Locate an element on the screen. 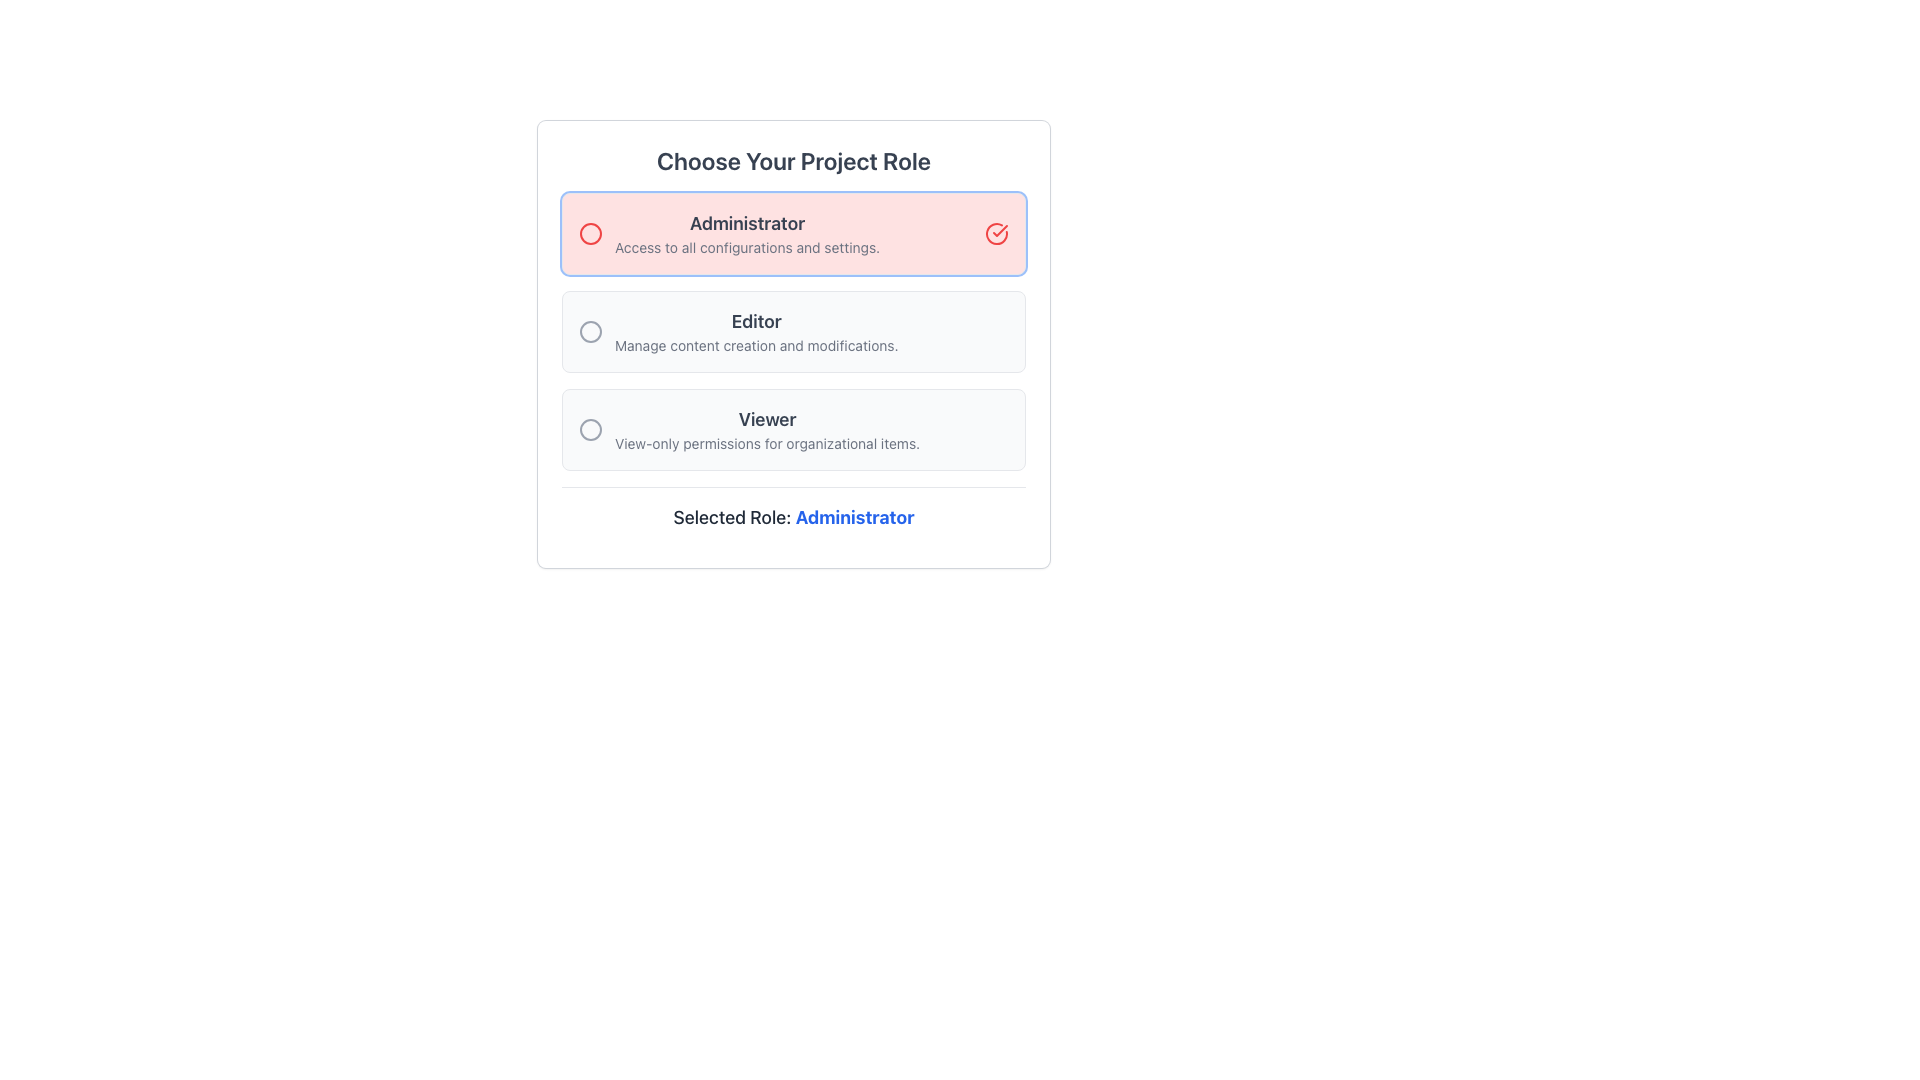 This screenshot has width=1920, height=1080. the static text display indicating the currently selected project role, which is the only bold blue text following the phrase 'Selected Role:' in the modal's bottom section is located at coordinates (855, 516).